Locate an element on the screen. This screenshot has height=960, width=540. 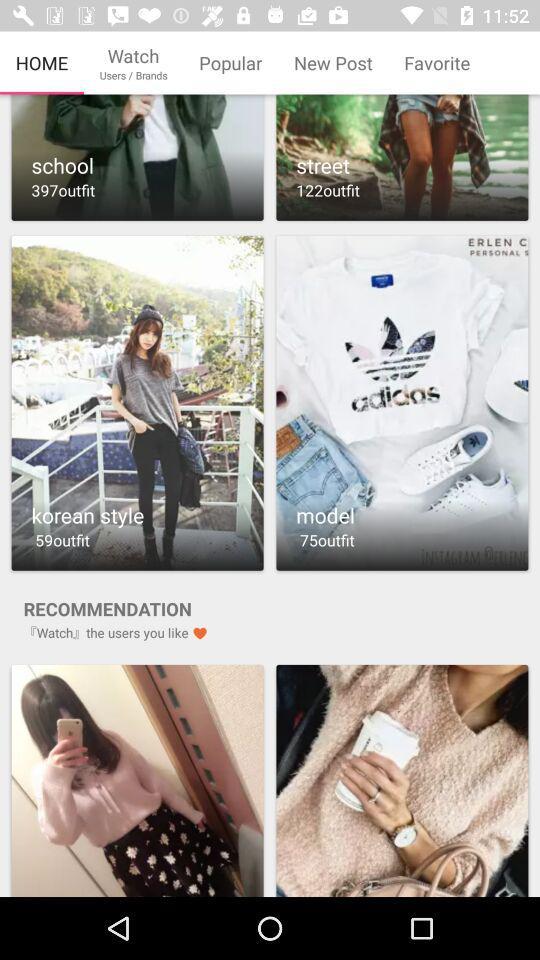
album is located at coordinates (402, 157).